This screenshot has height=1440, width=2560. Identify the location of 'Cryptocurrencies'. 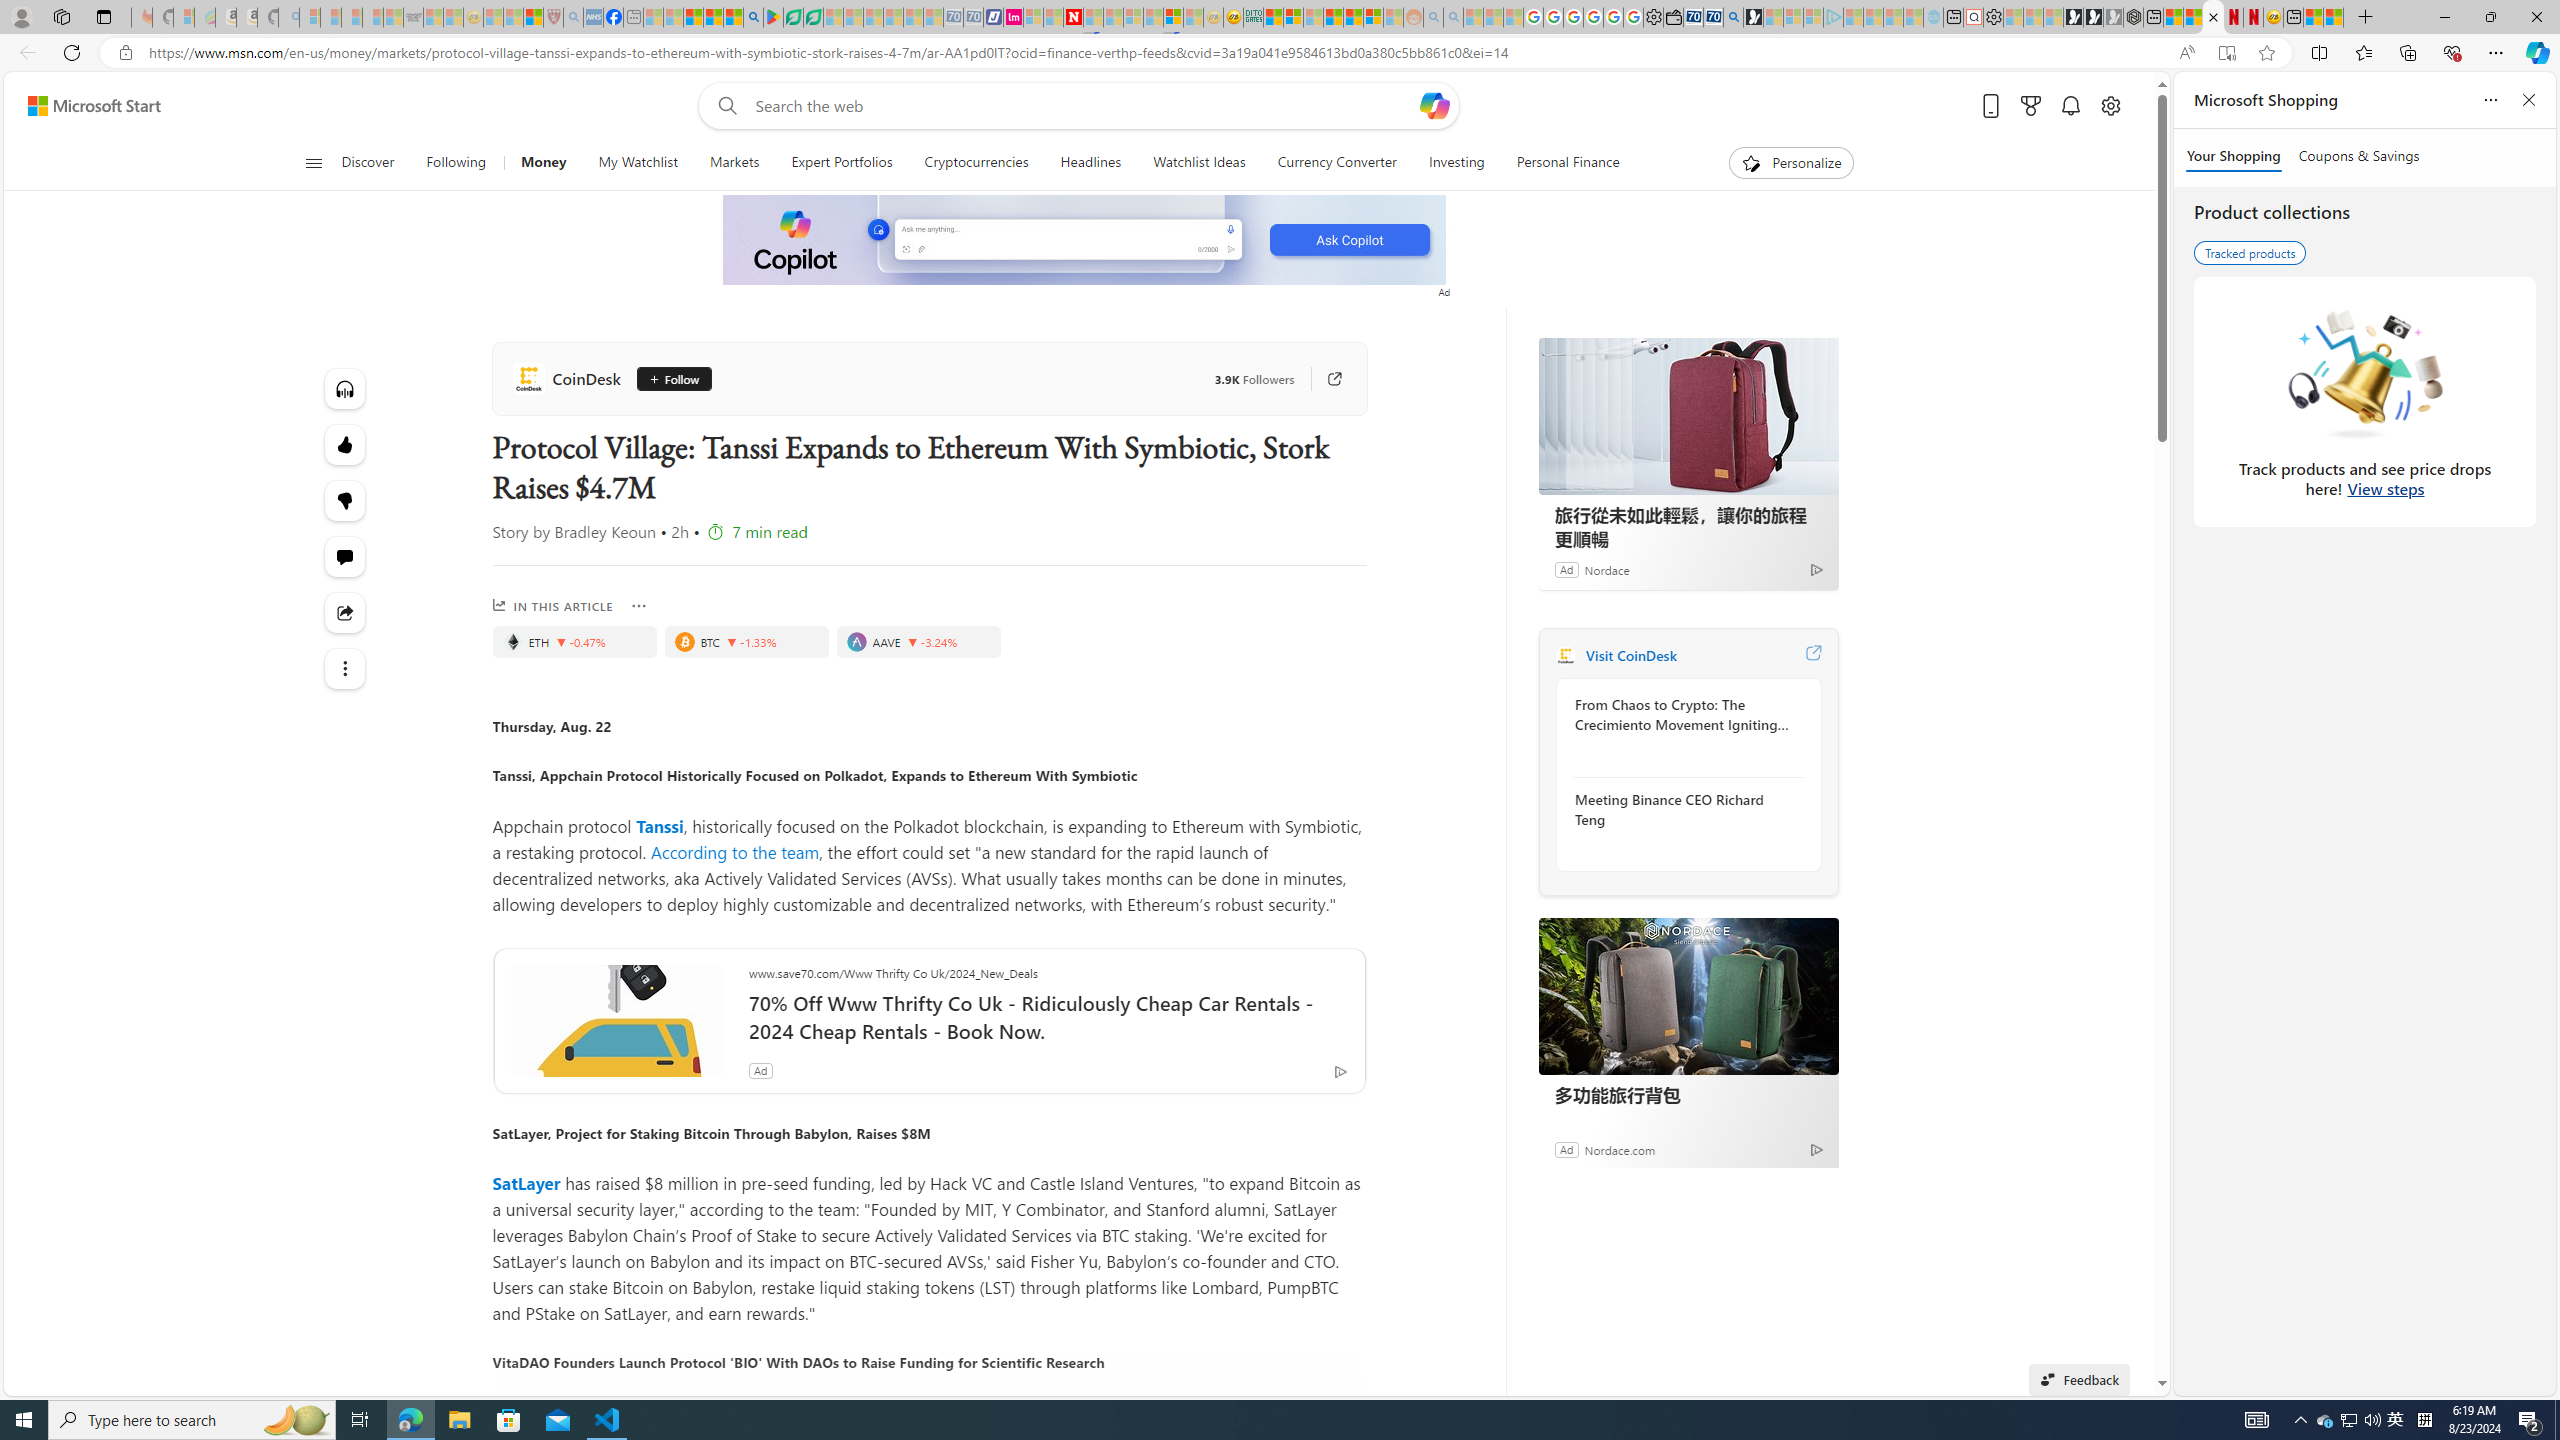
(975, 162).